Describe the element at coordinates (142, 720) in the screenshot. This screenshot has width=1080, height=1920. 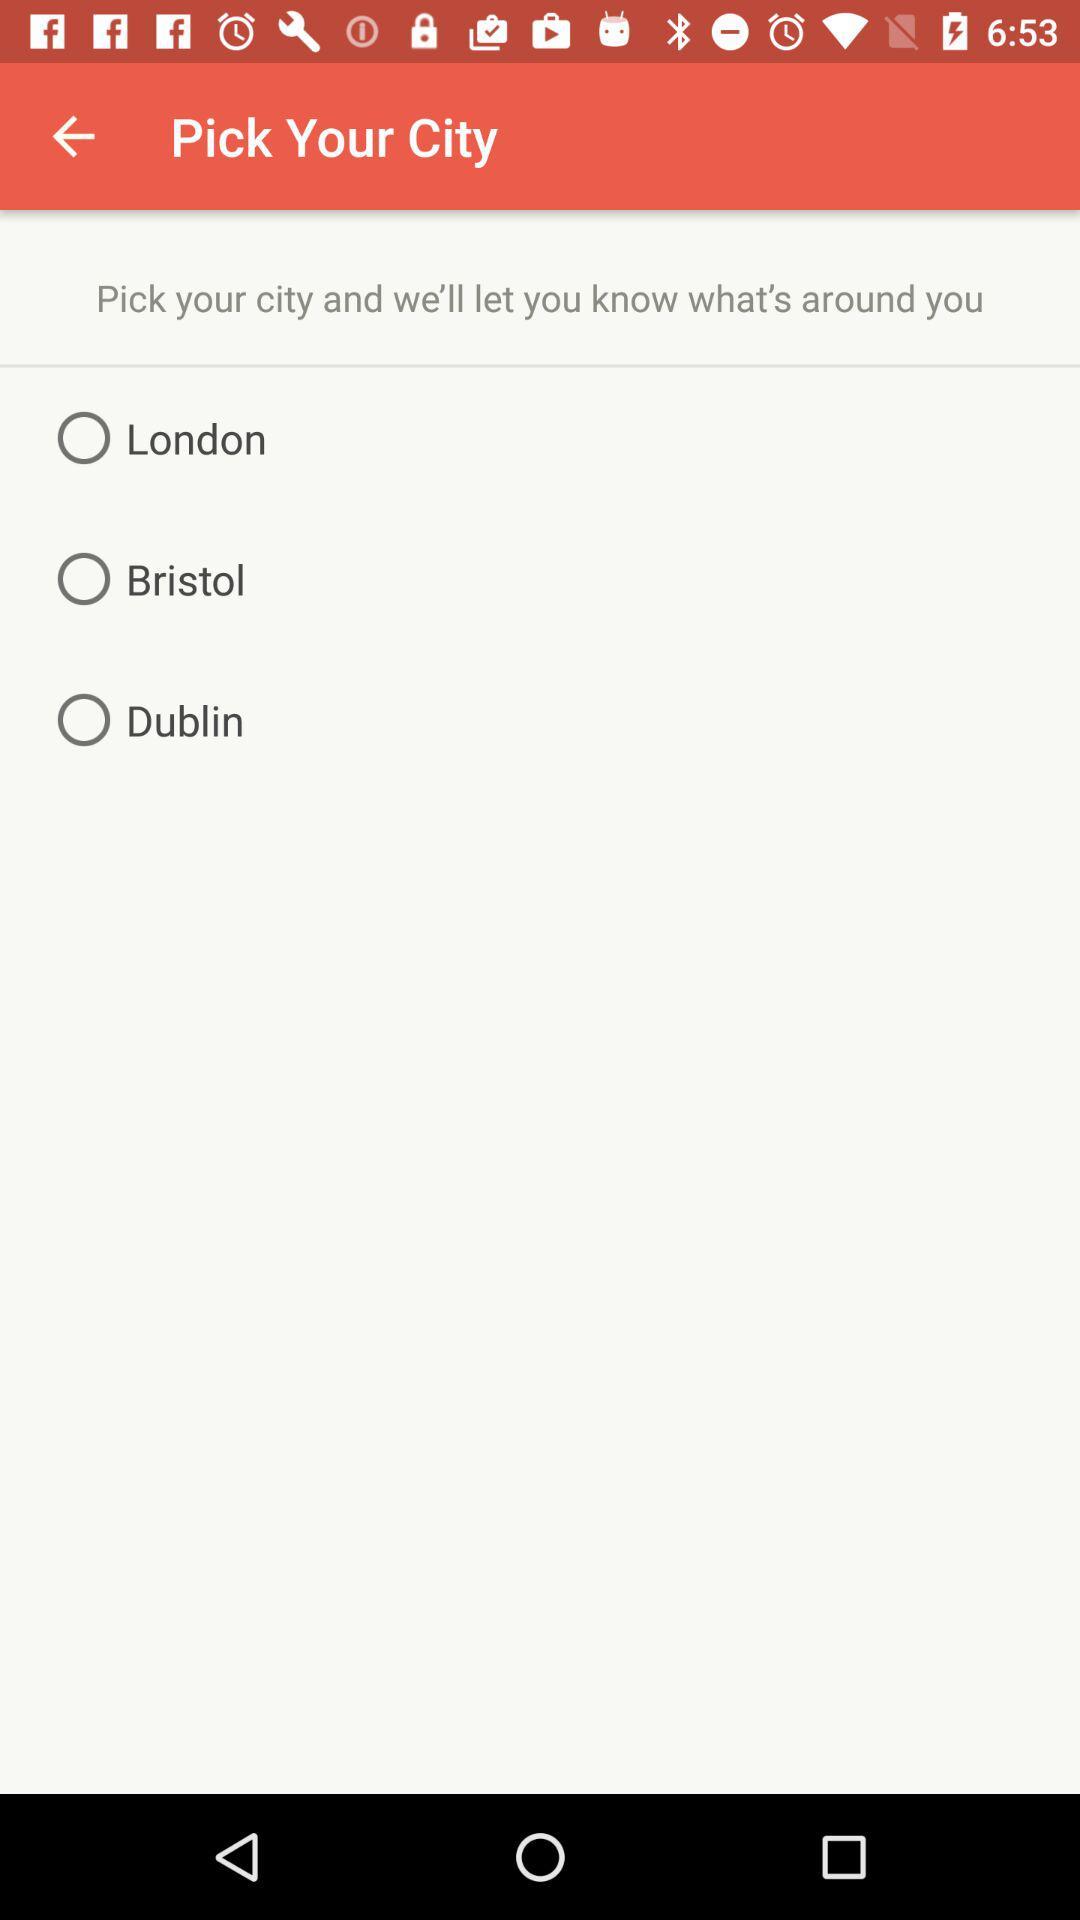
I see `the dublin item` at that location.